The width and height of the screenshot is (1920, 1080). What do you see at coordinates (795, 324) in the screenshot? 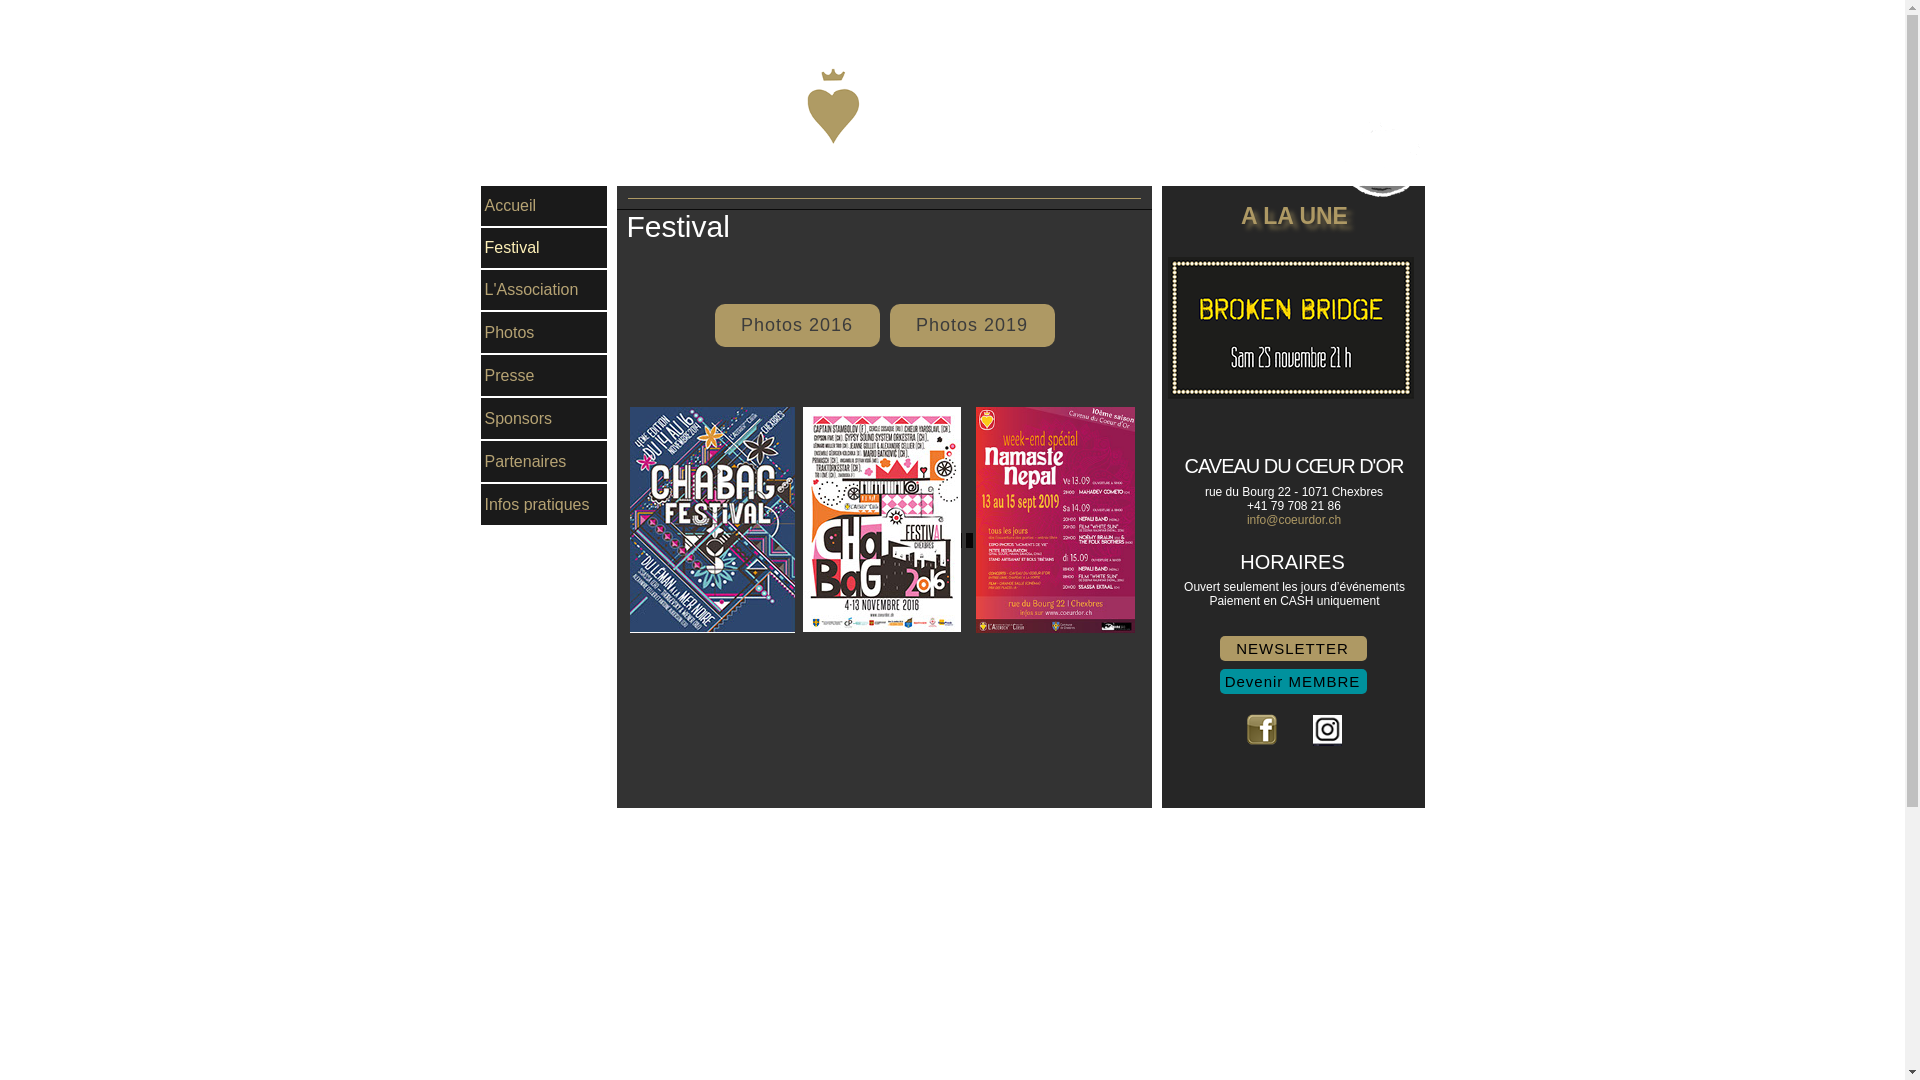
I see `'Photos 2016'` at bounding box center [795, 324].